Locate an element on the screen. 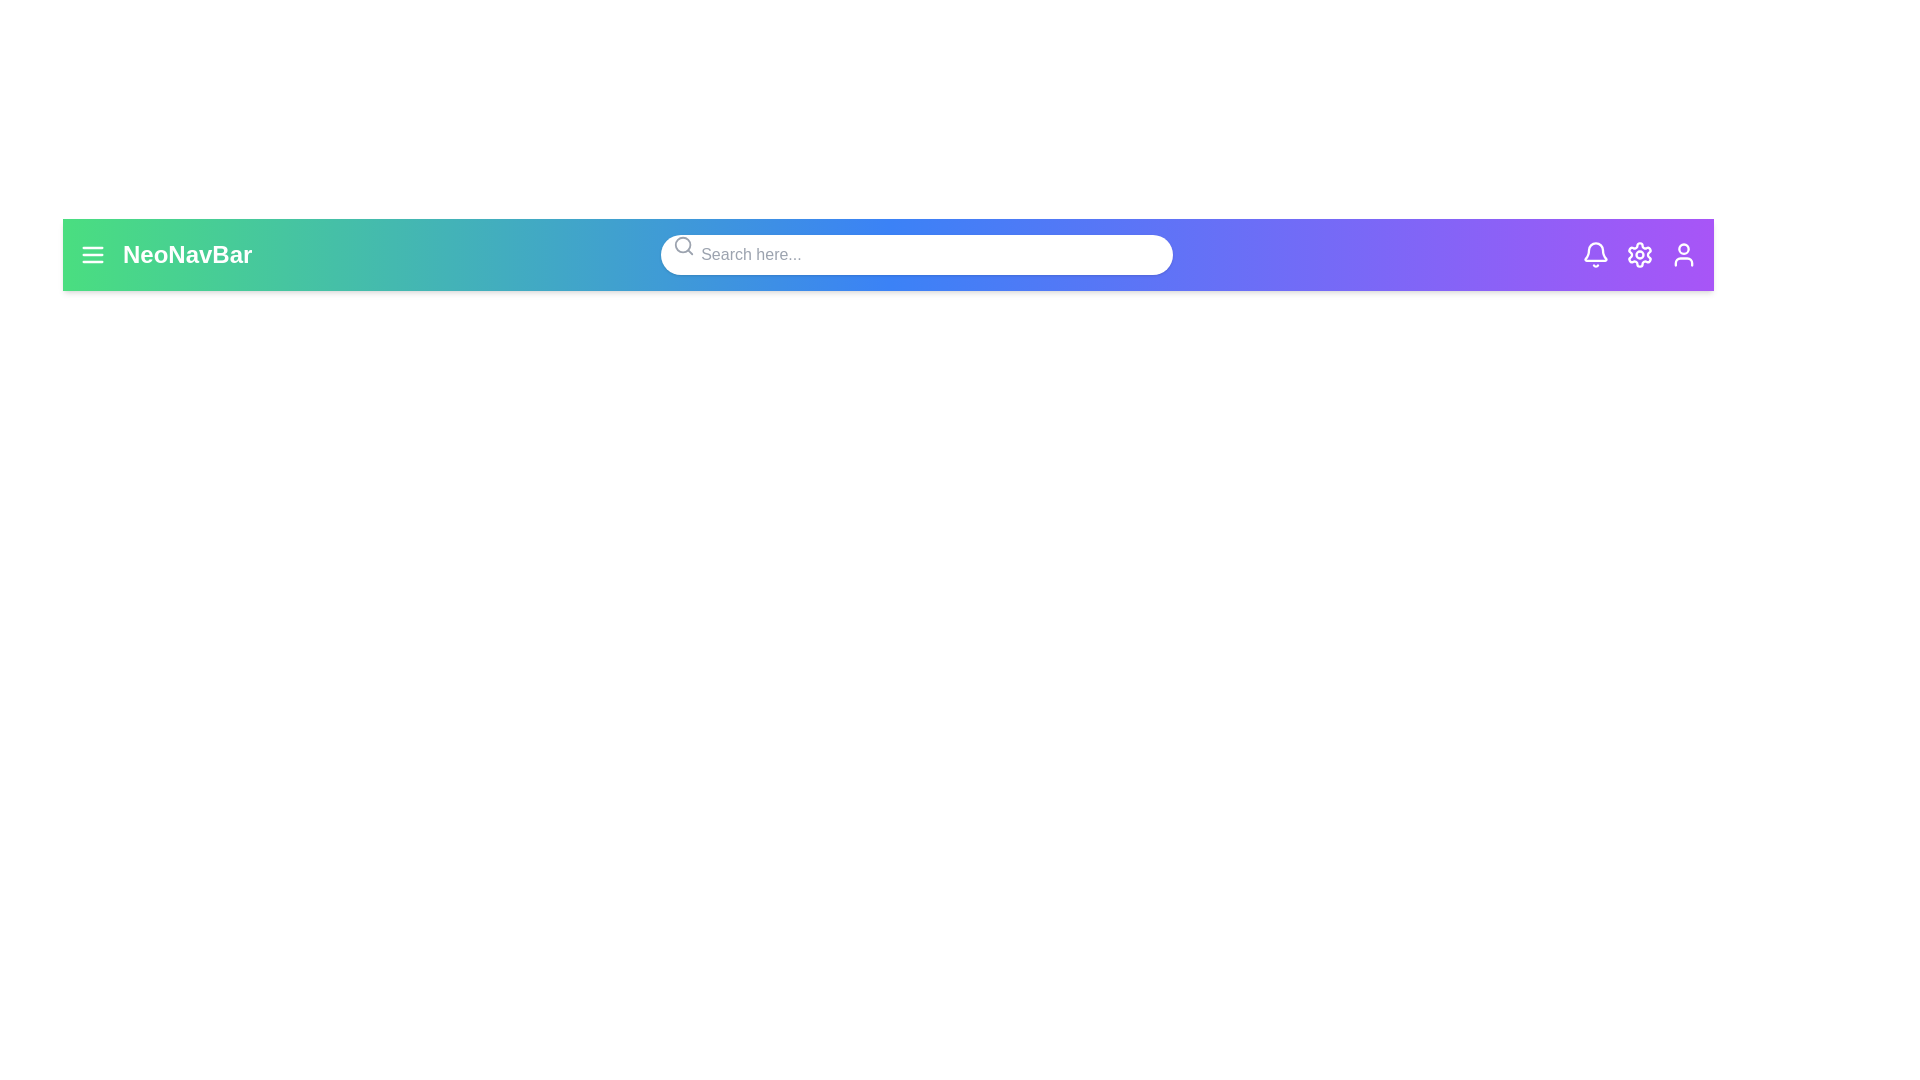  the menu icon to observe its hover effect is located at coordinates (91, 253).